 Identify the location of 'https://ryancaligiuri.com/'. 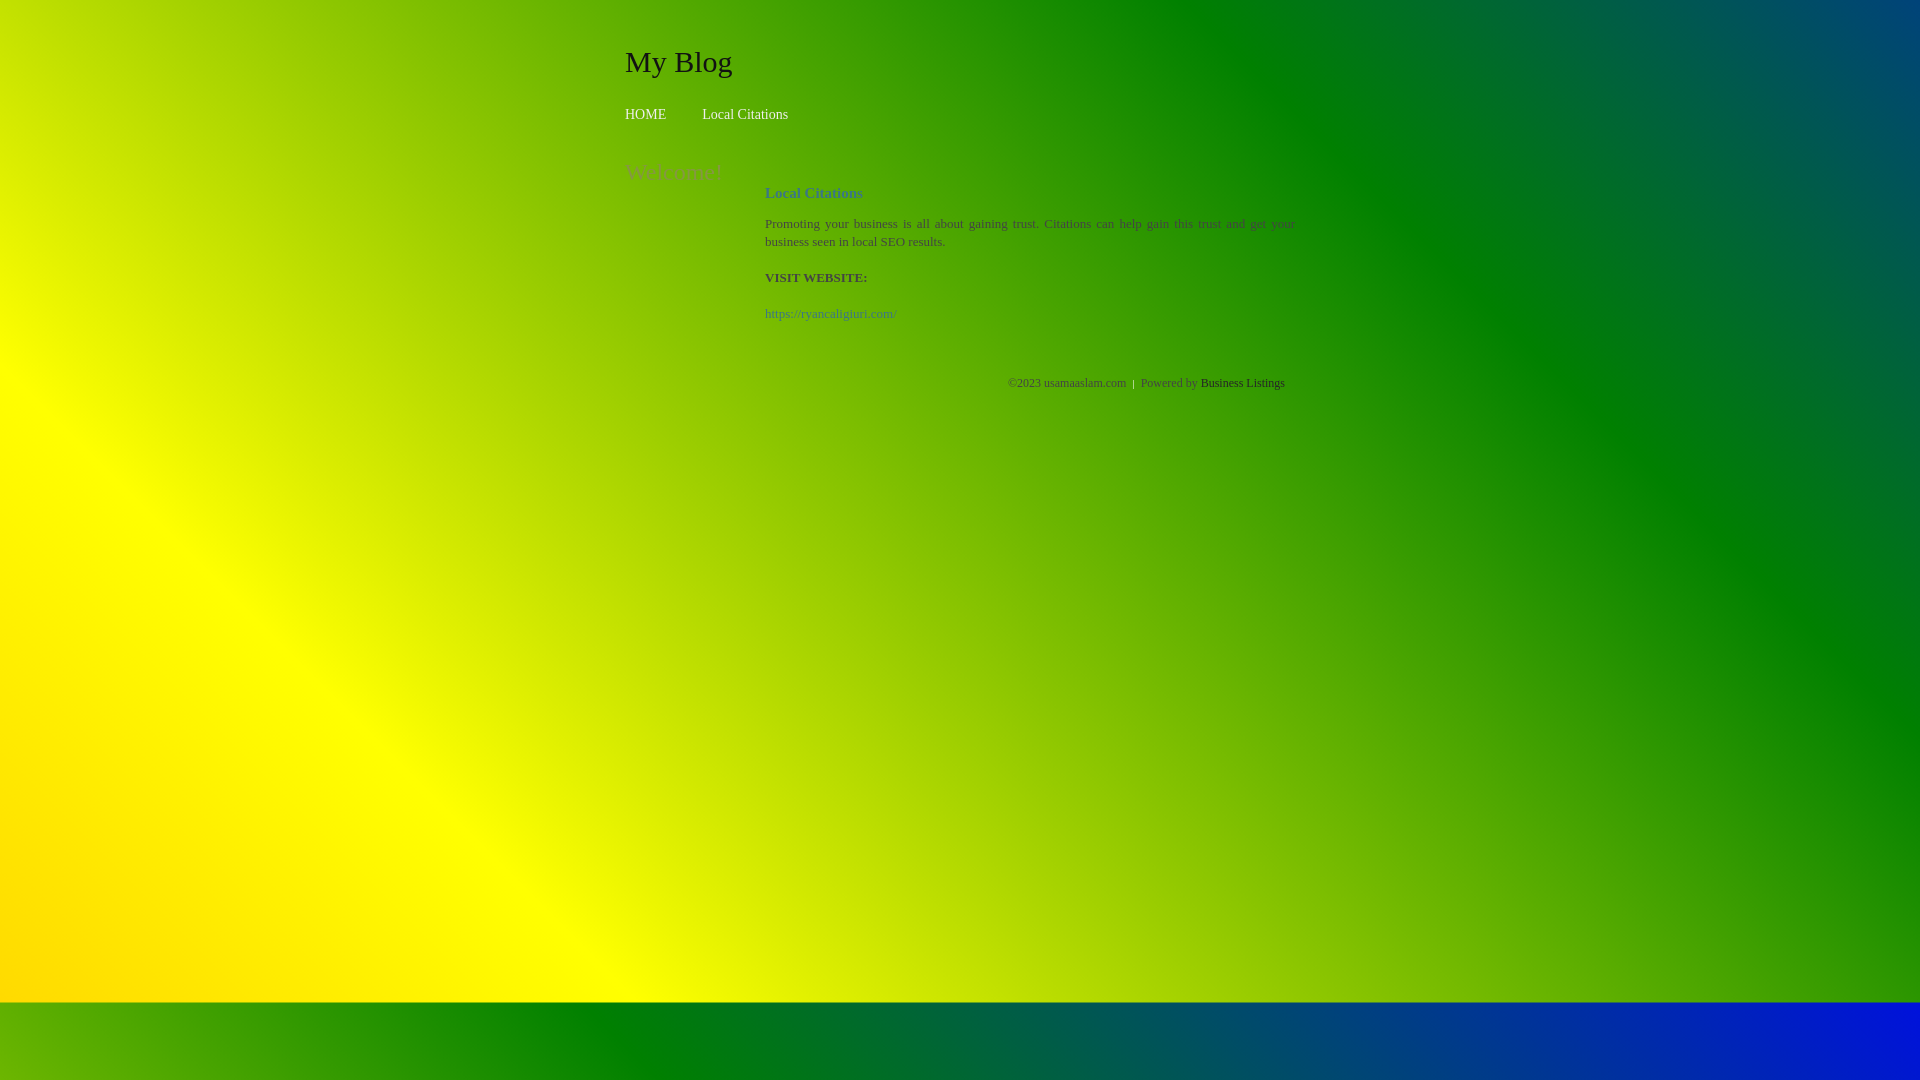
(763, 313).